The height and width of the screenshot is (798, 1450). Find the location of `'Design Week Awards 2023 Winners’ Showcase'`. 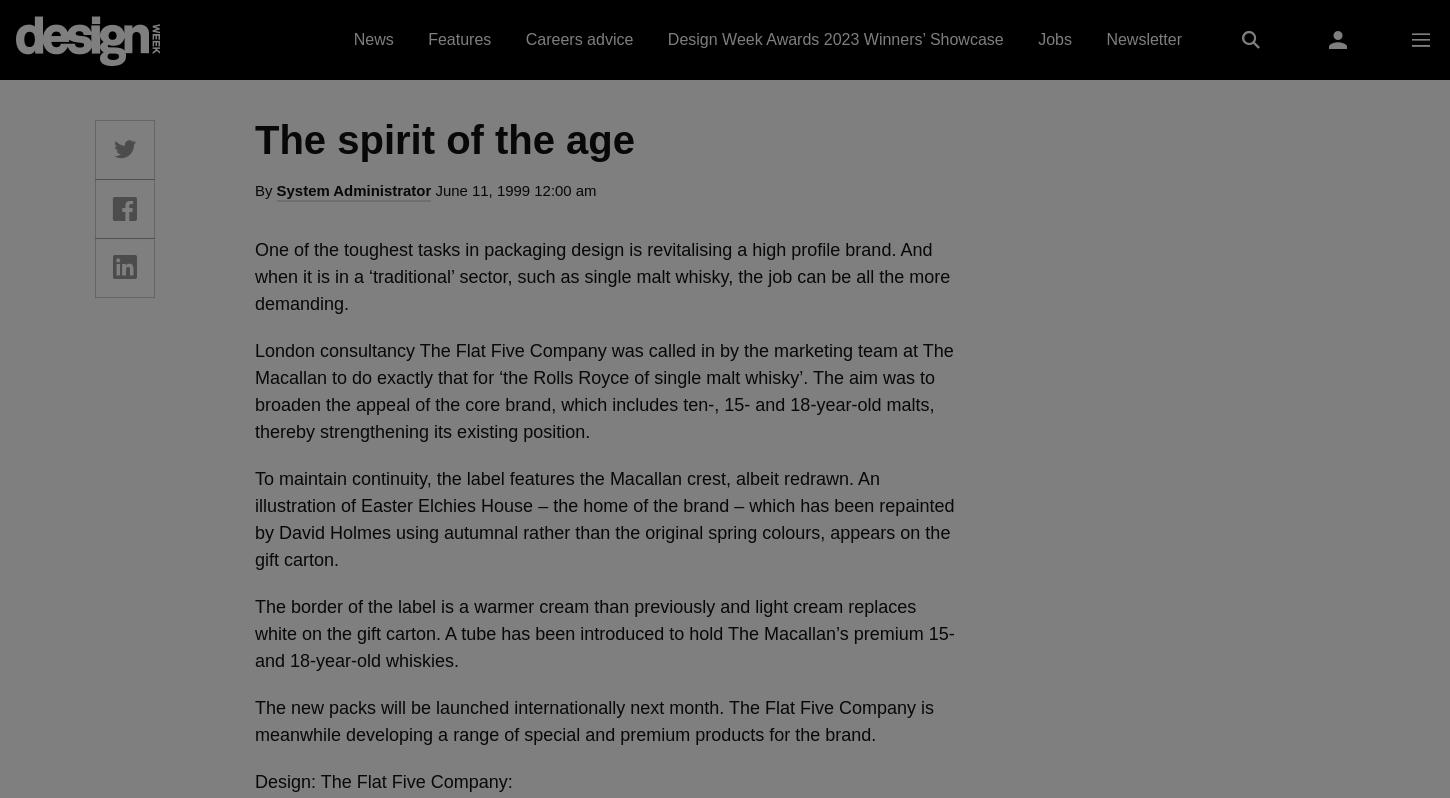

'Design Week Awards 2023 Winners’ Showcase' is located at coordinates (835, 39).